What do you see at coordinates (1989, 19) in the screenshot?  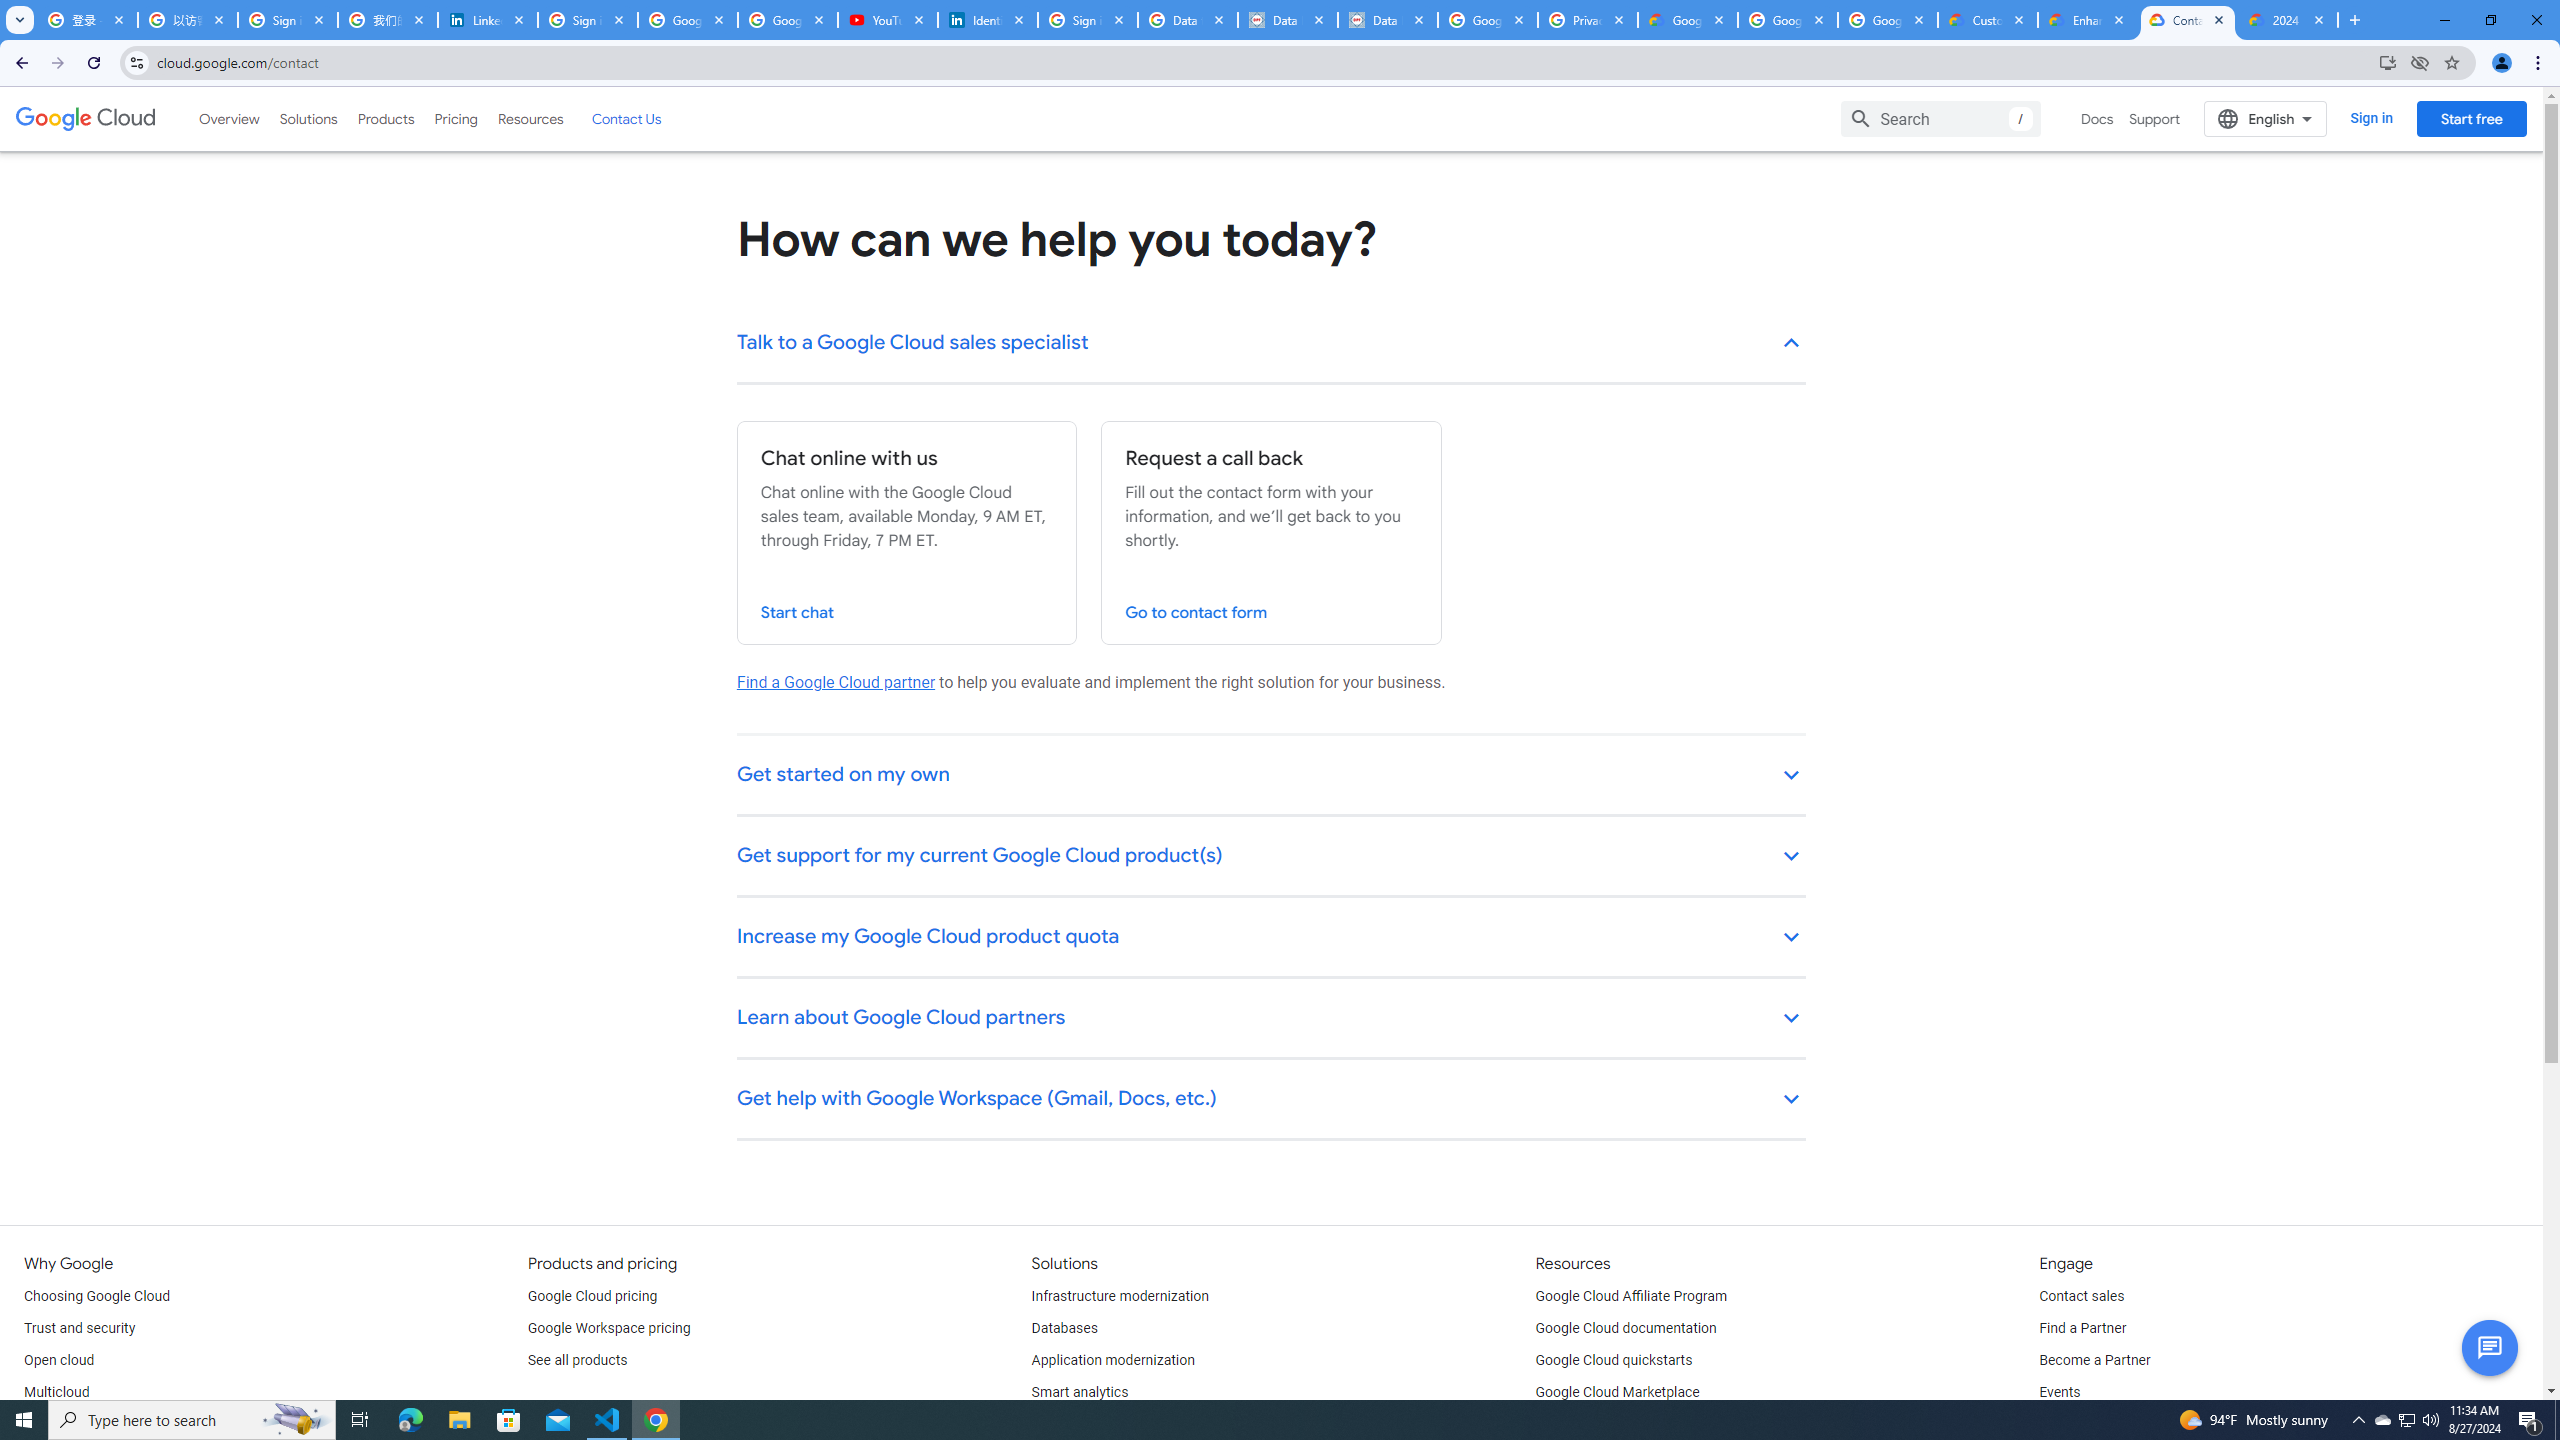 I see `'Customer Care | Google Cloud'` at bounding box center [1989, 19].